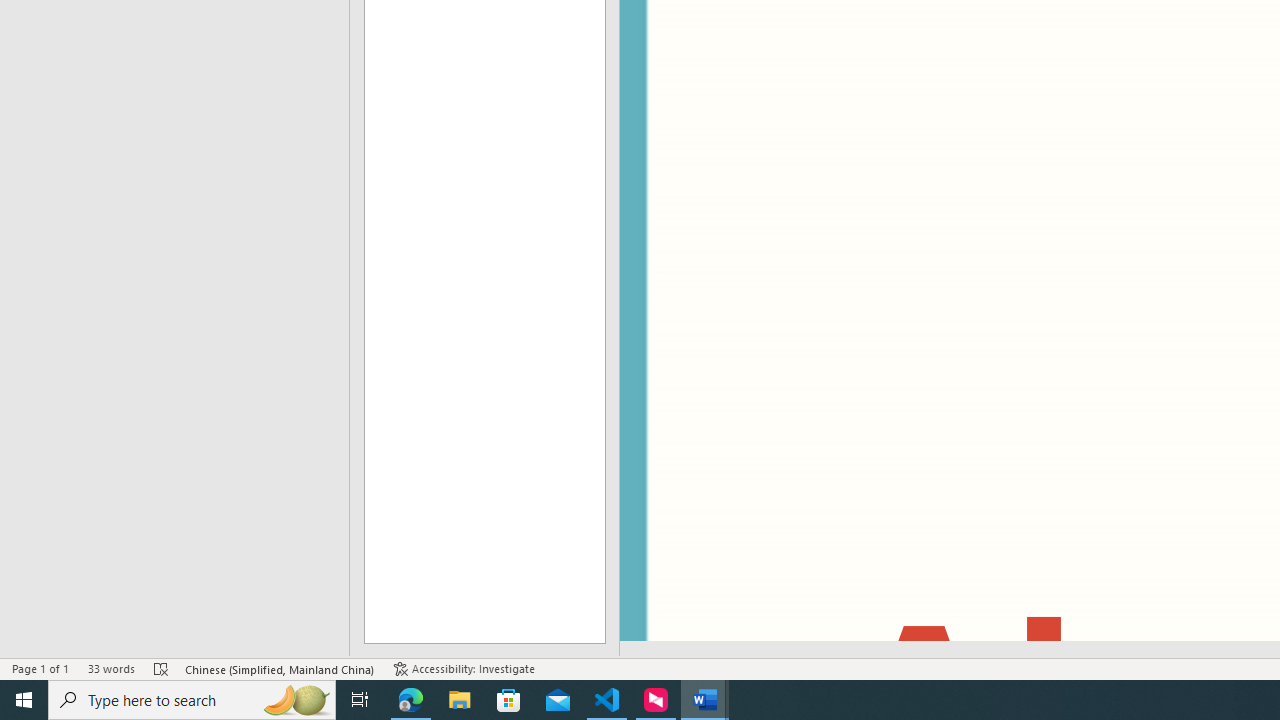 The width and height of the screenshot is (1280, 720). What do you see at coordinates (40, 669) in the screenshot?
I see `'Page Number Page 1 of 1'` at bounding box center [40, 669].